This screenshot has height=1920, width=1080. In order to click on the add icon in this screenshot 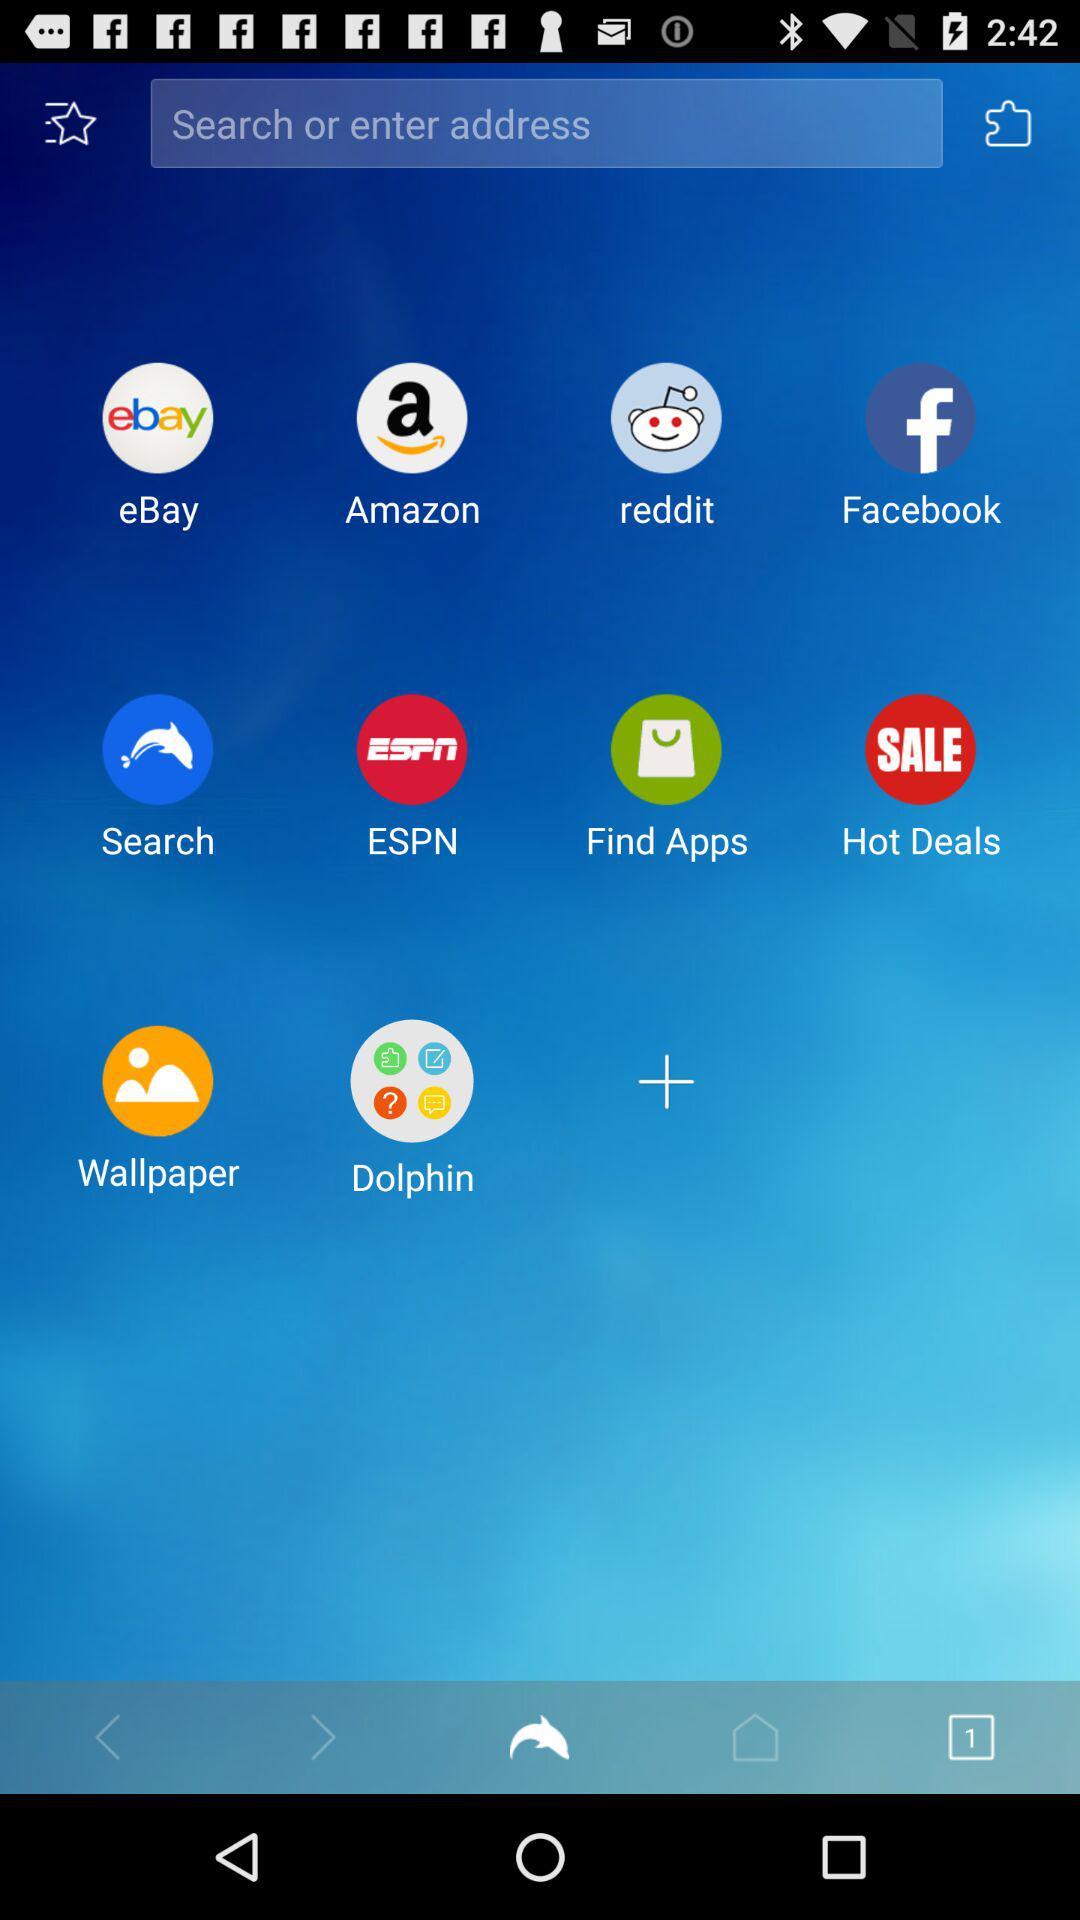, I will do `click(666, 1202)`.